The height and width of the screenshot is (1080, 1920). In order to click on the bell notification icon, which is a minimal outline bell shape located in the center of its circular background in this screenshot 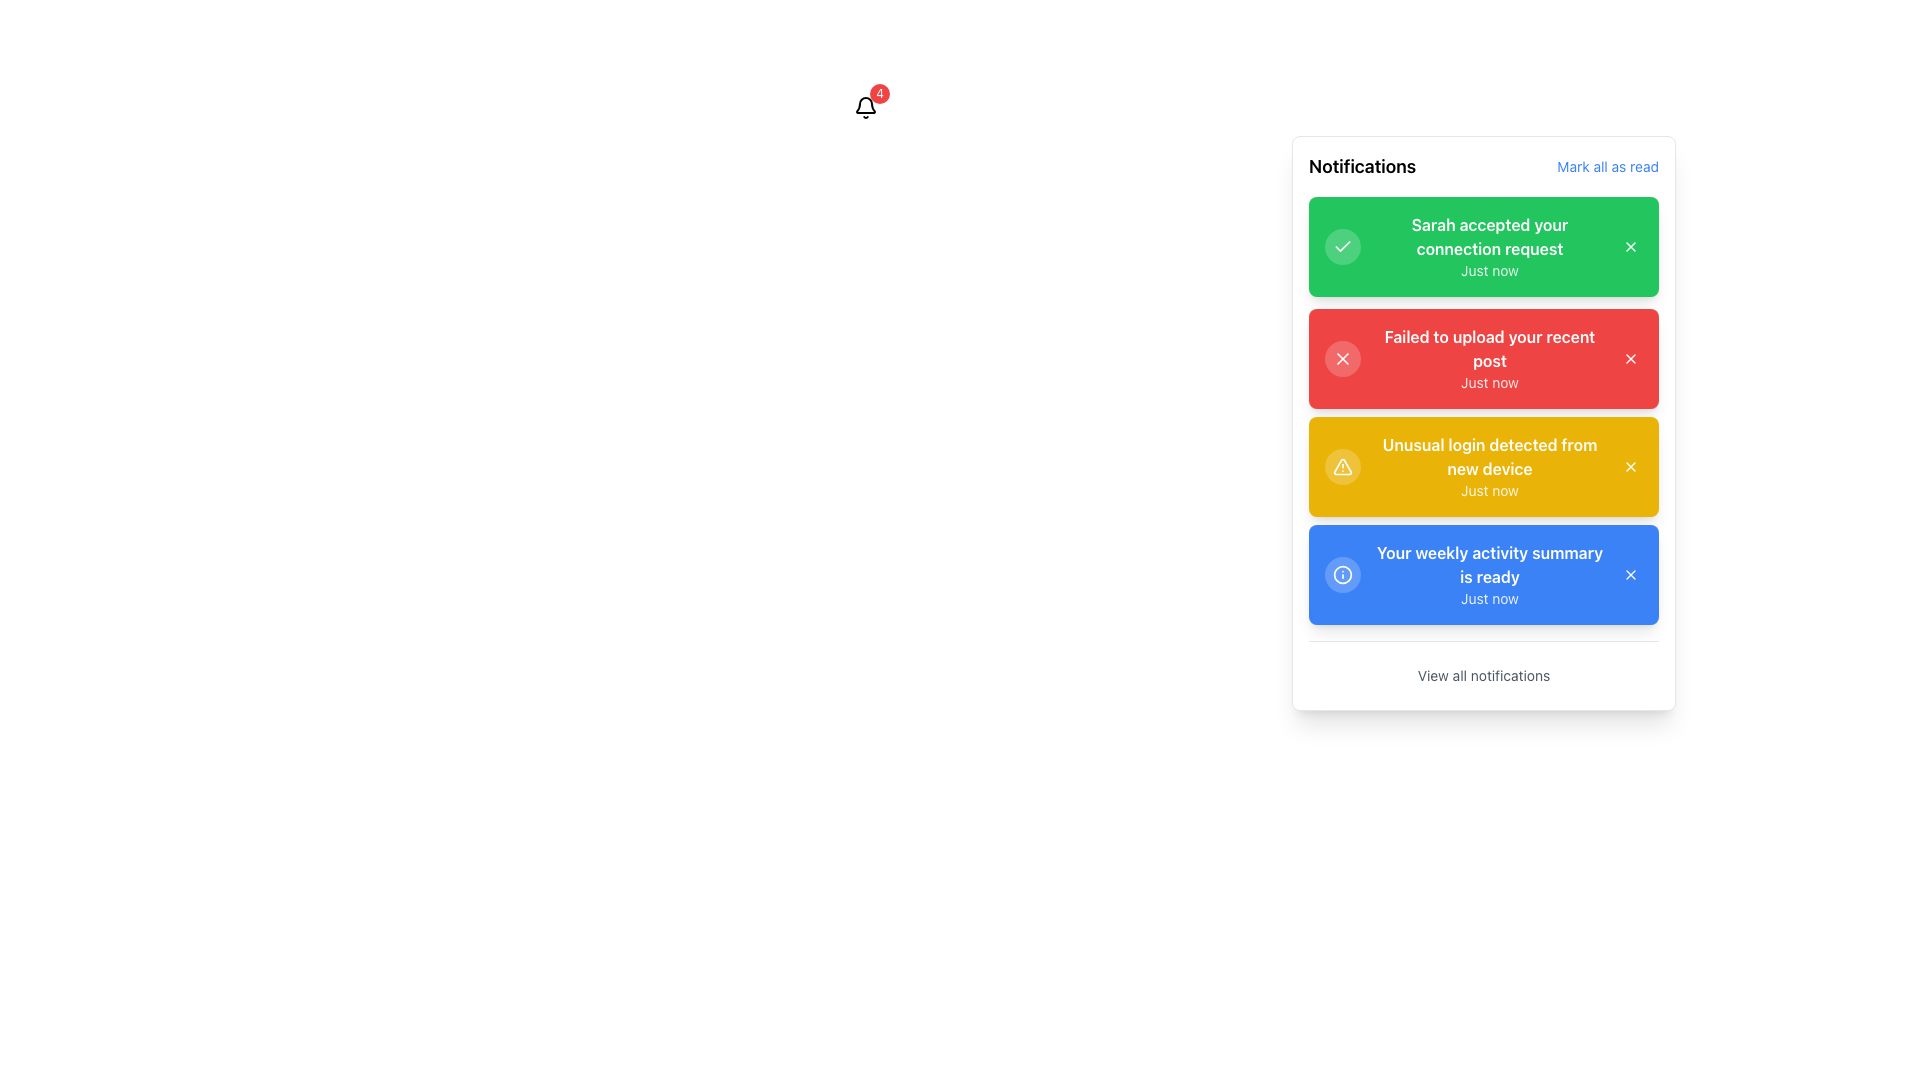, I will do `click(865, 108)`.